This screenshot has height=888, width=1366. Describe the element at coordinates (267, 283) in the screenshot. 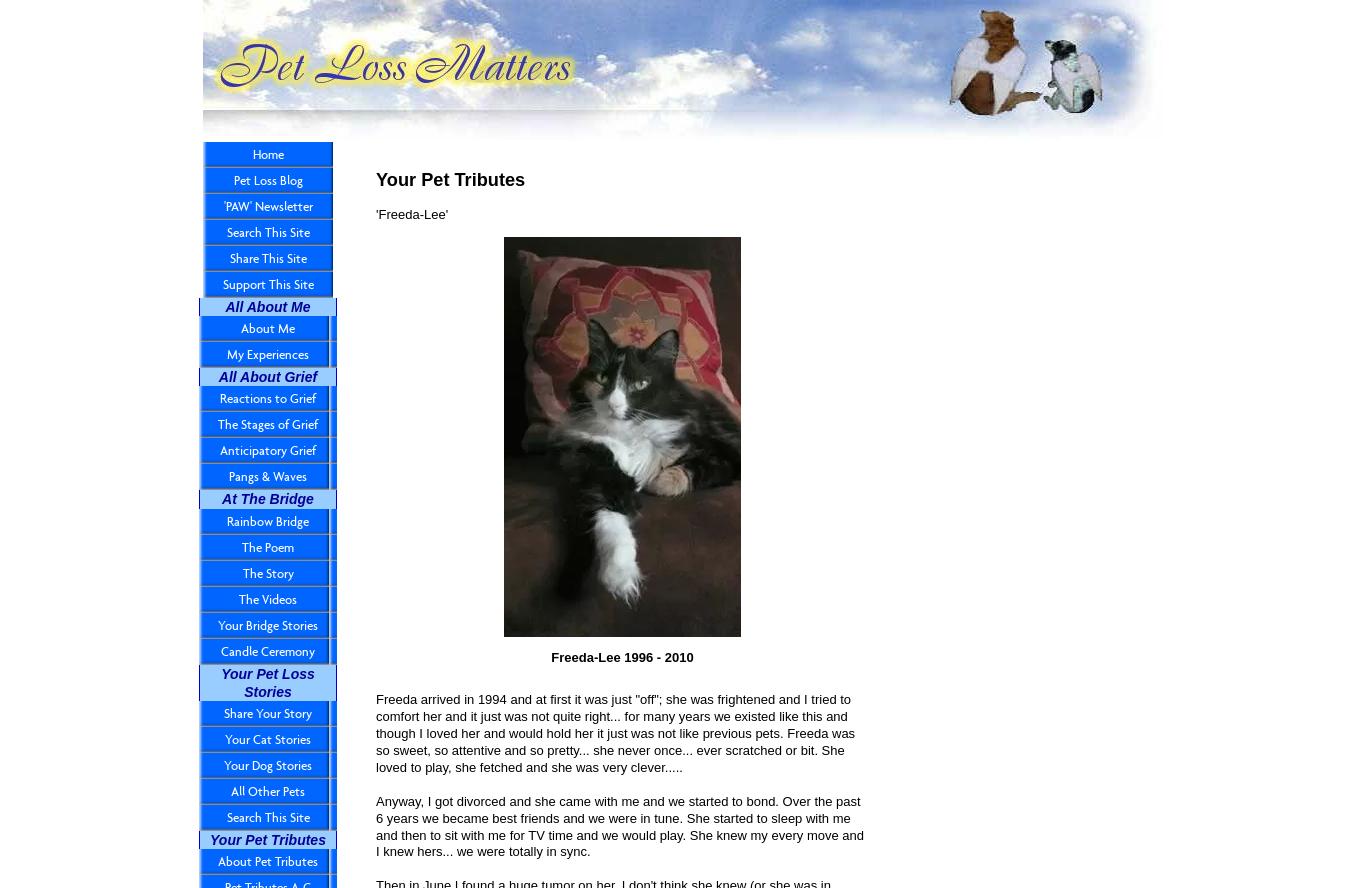

I see `'Support This Site'` at that location.